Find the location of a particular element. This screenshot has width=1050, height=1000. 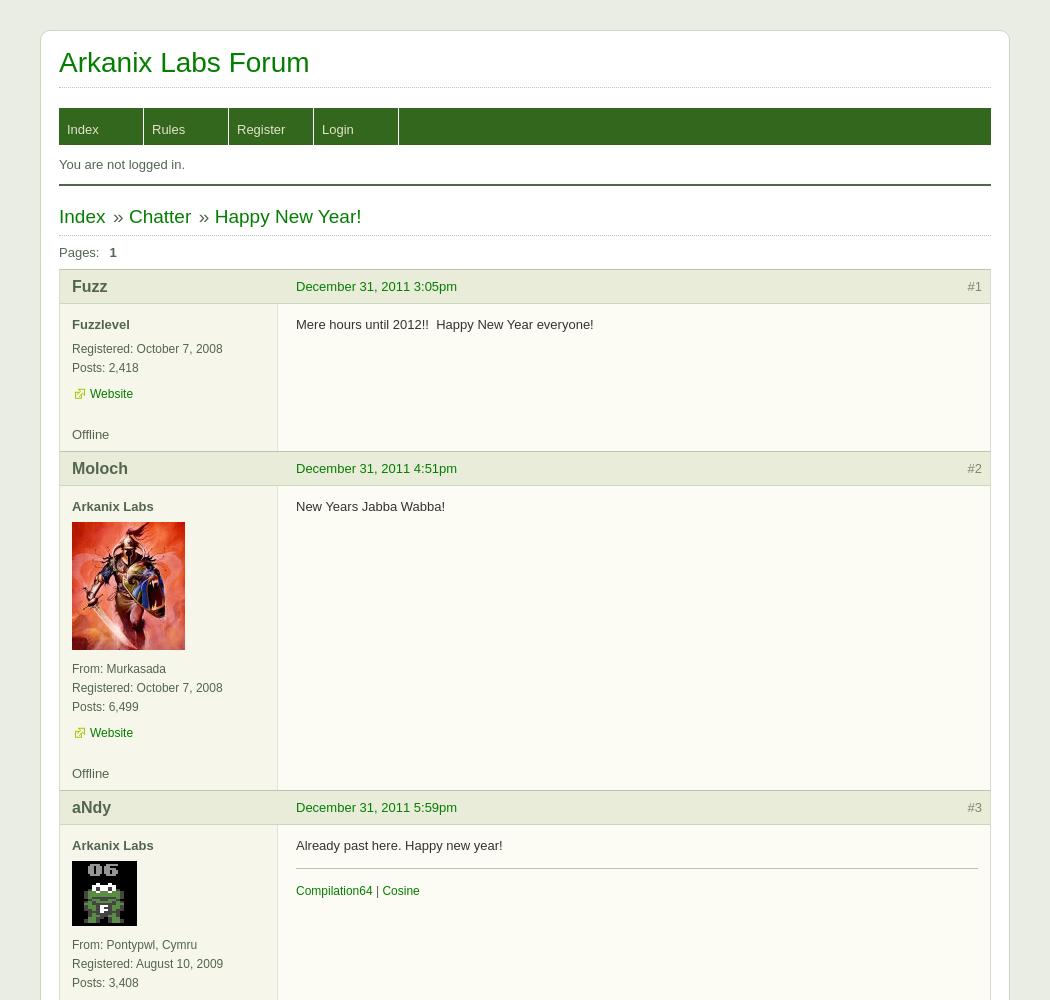

'1' is located at coordinates (112, 252).